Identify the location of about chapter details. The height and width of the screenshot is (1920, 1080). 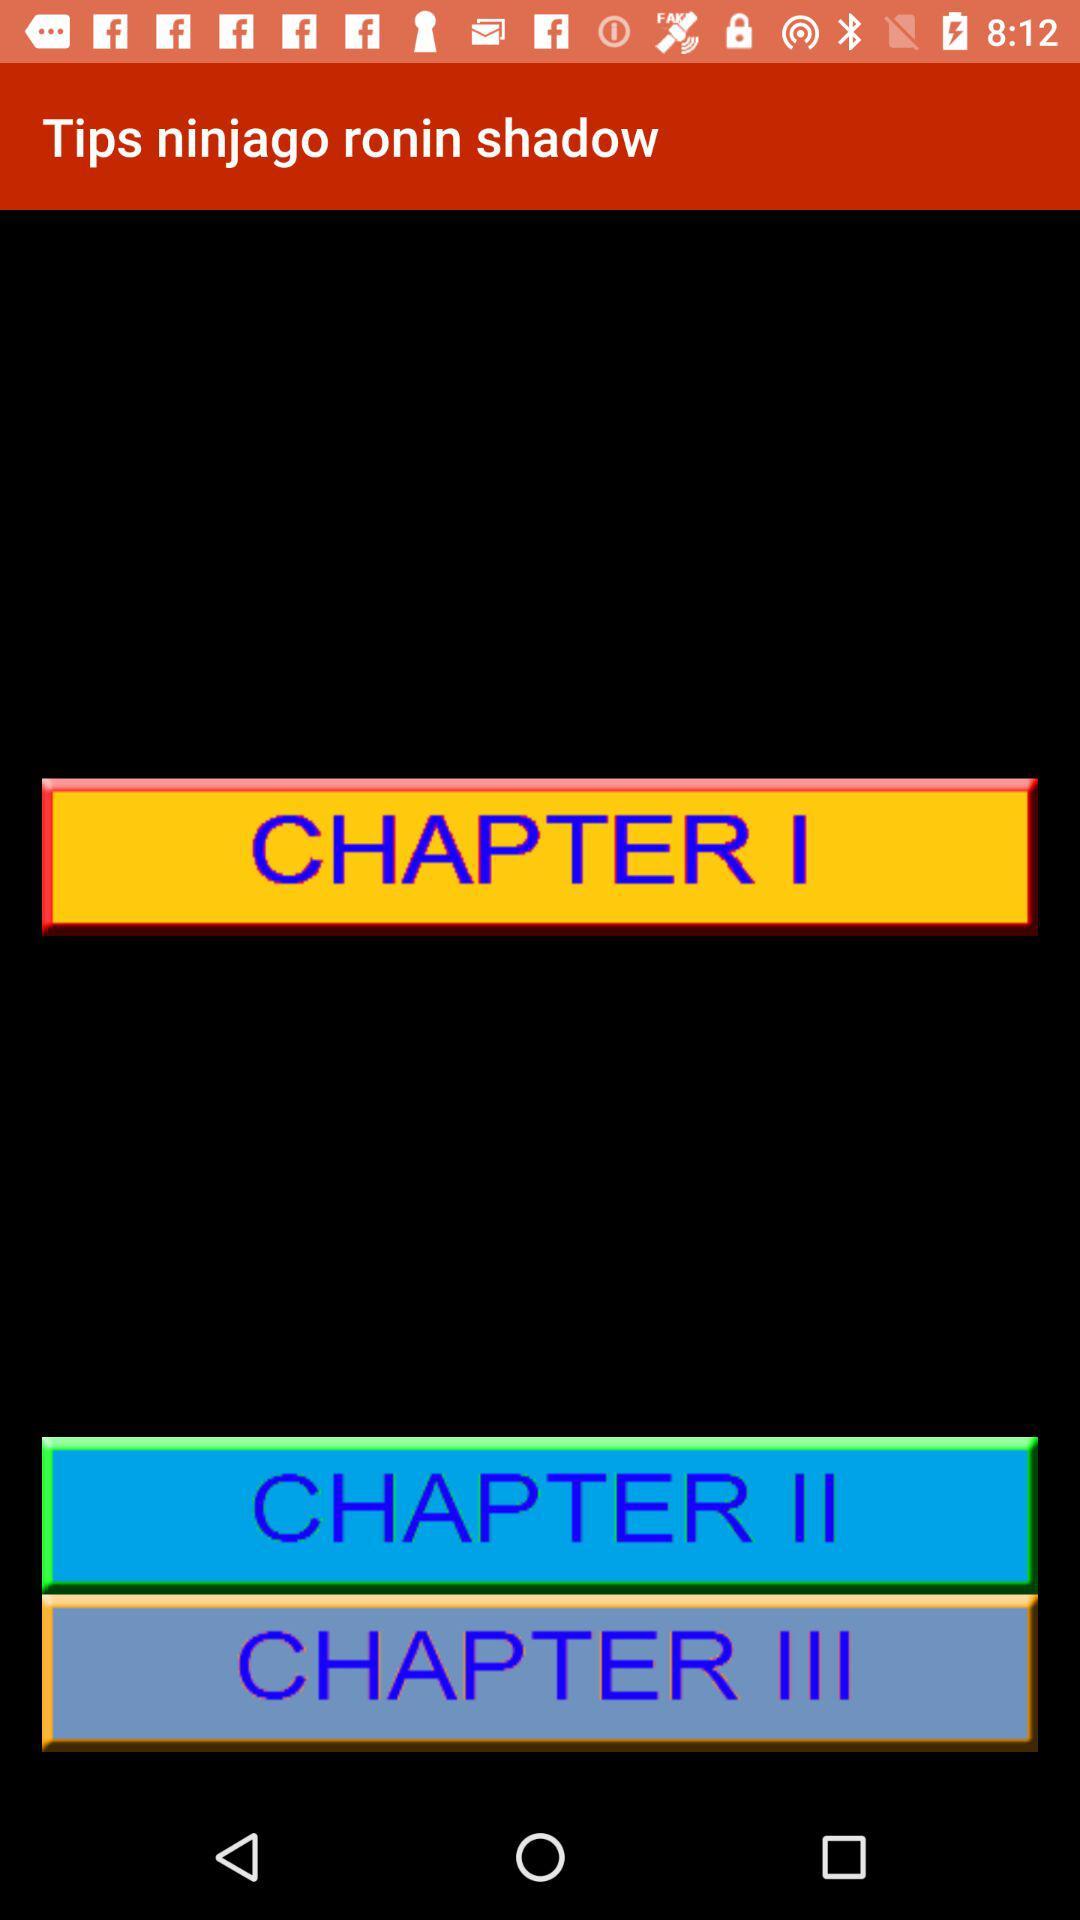
(540, 1515).